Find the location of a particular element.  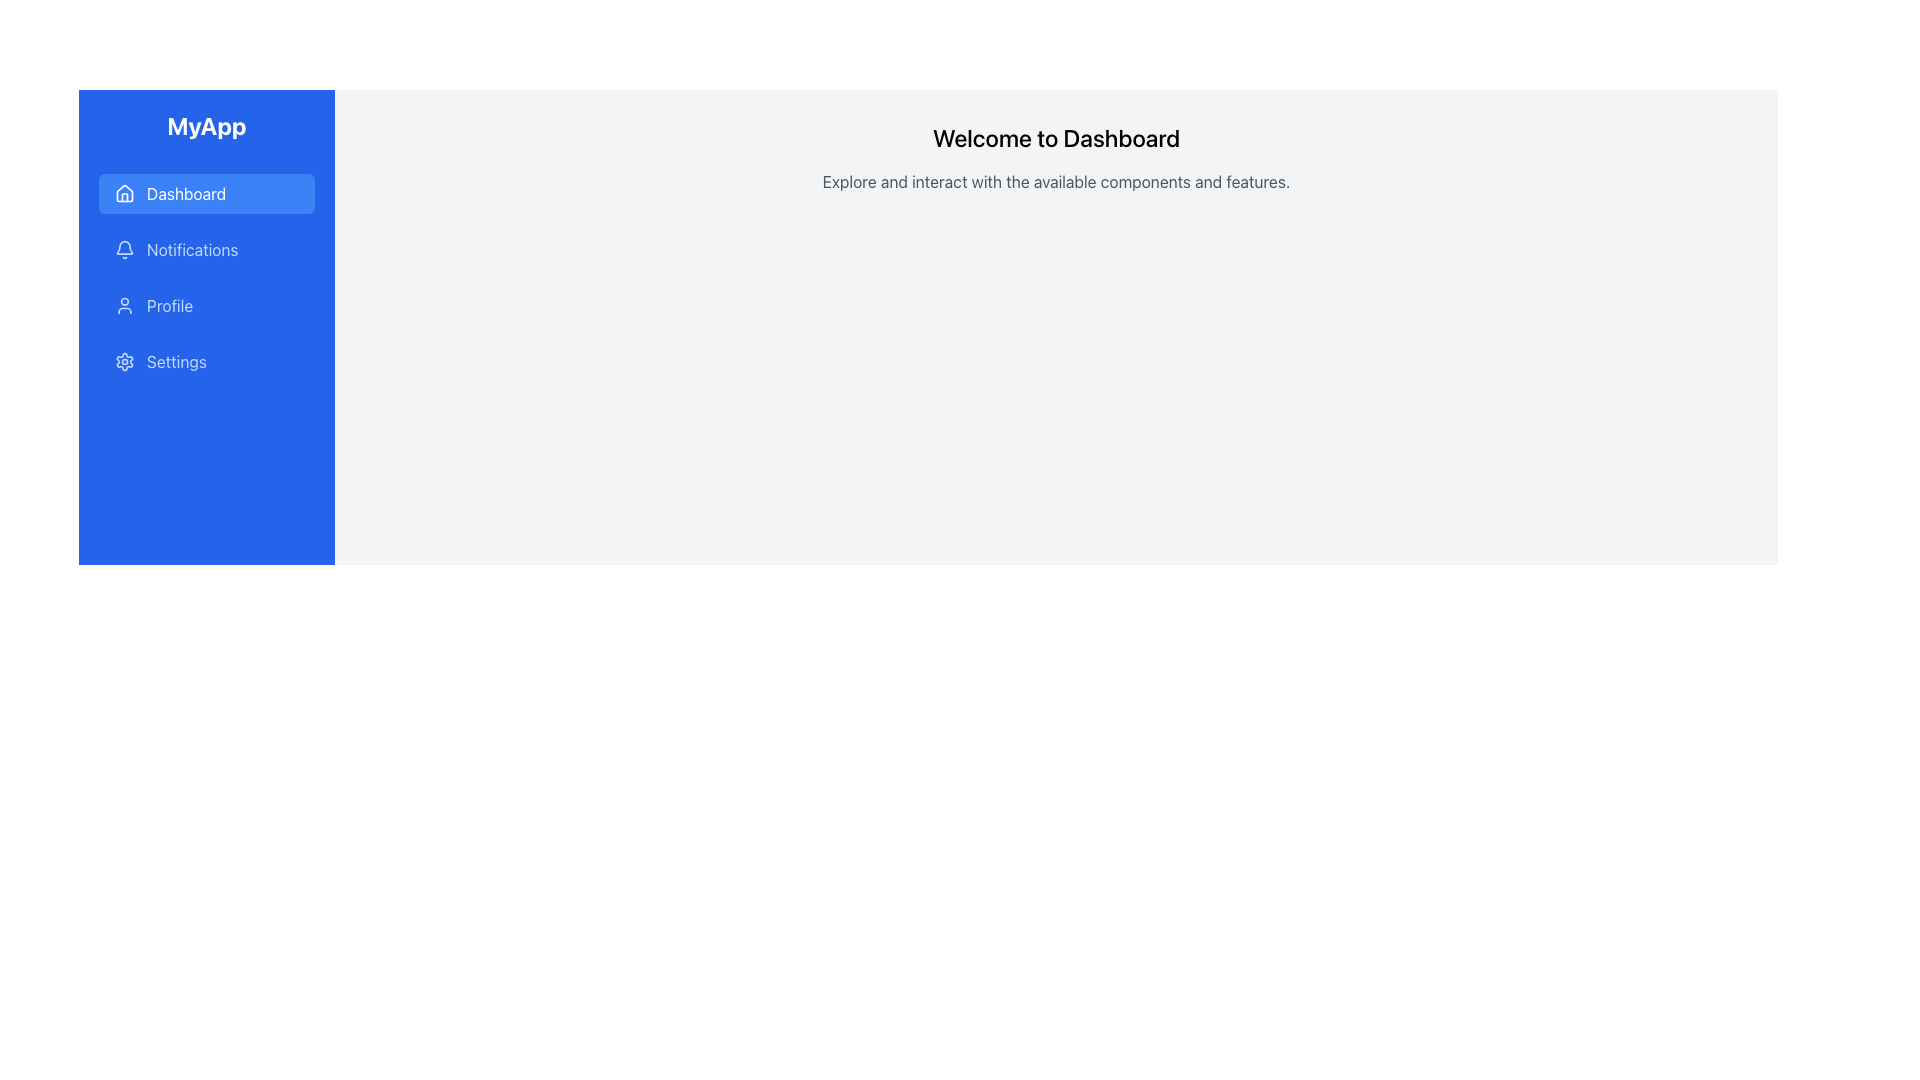

the text label displaying 'Welcome to Dashboard', which serves as a header for the page is located at coordinates (1055, 137).